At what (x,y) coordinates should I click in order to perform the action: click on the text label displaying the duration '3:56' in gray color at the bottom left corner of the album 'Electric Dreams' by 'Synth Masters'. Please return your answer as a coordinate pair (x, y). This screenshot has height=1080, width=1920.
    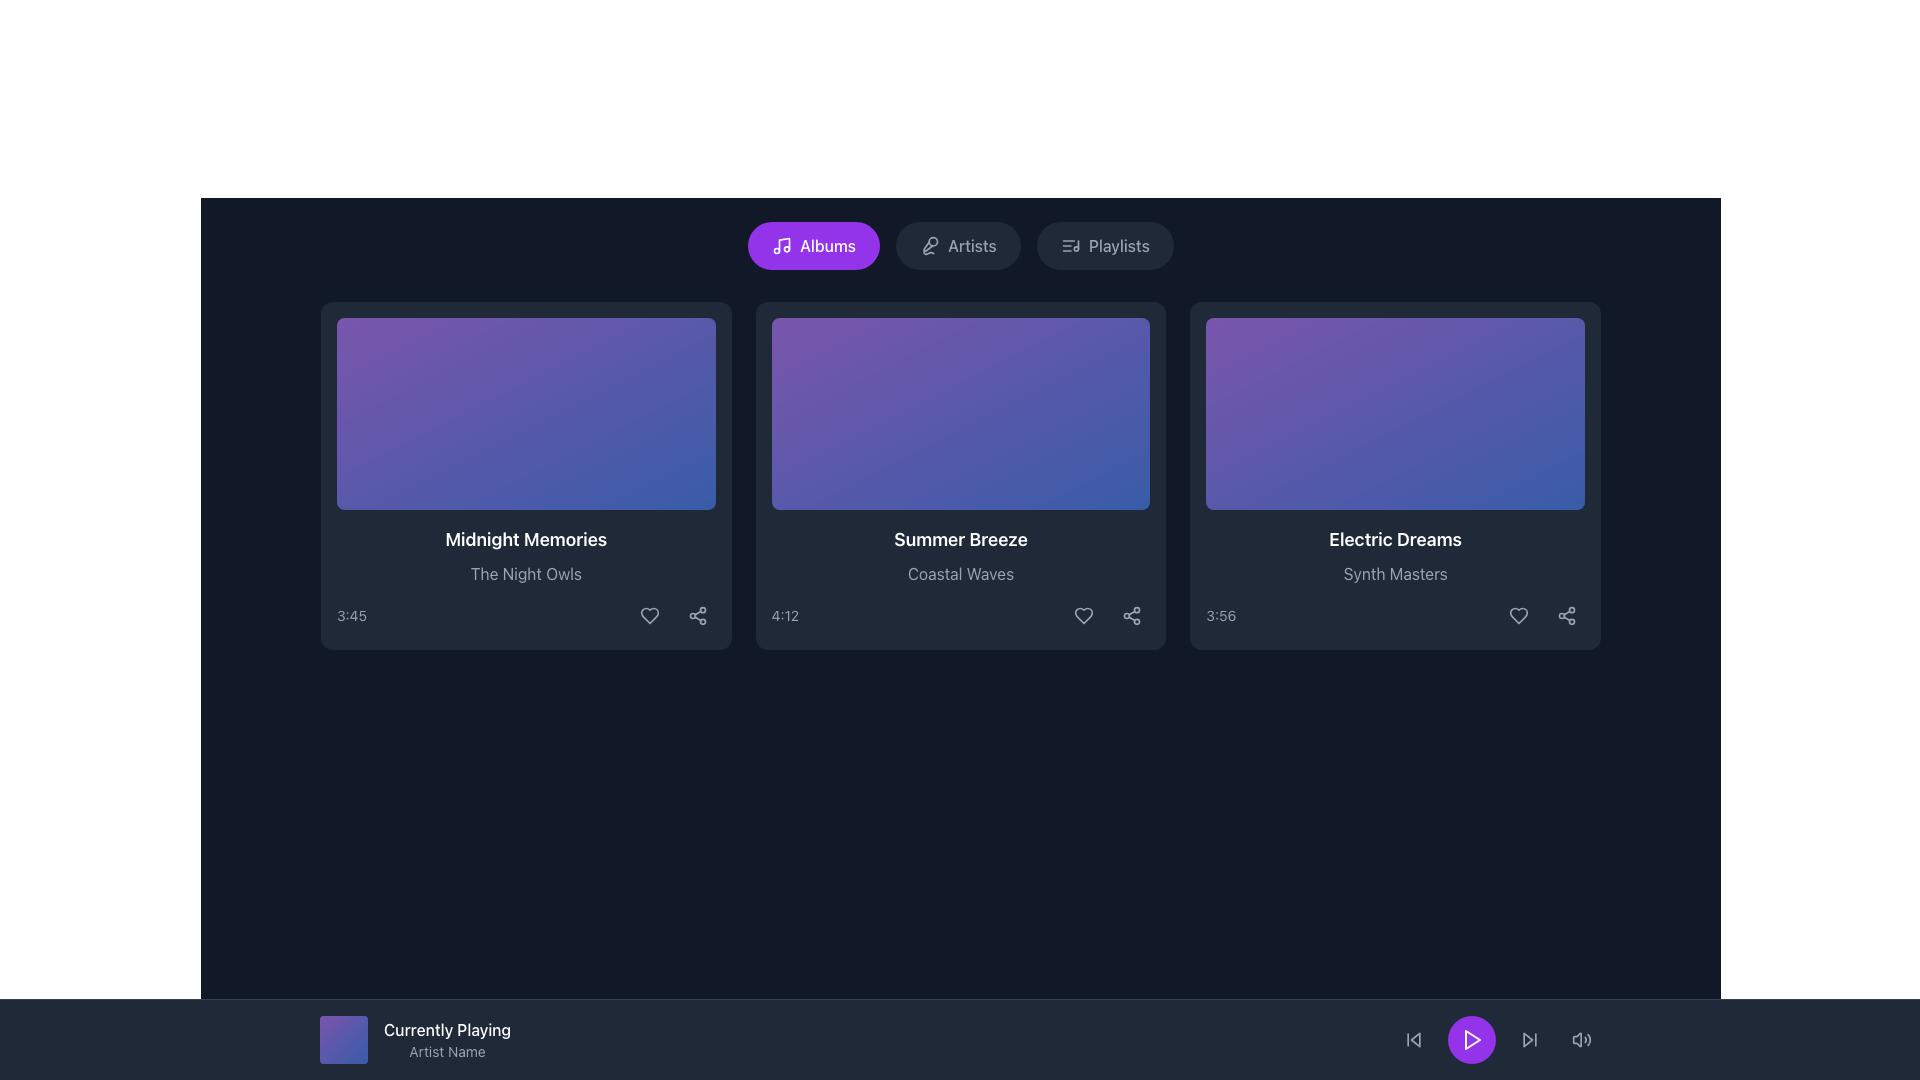
    Looking at the image, I should click on (1220, 615).